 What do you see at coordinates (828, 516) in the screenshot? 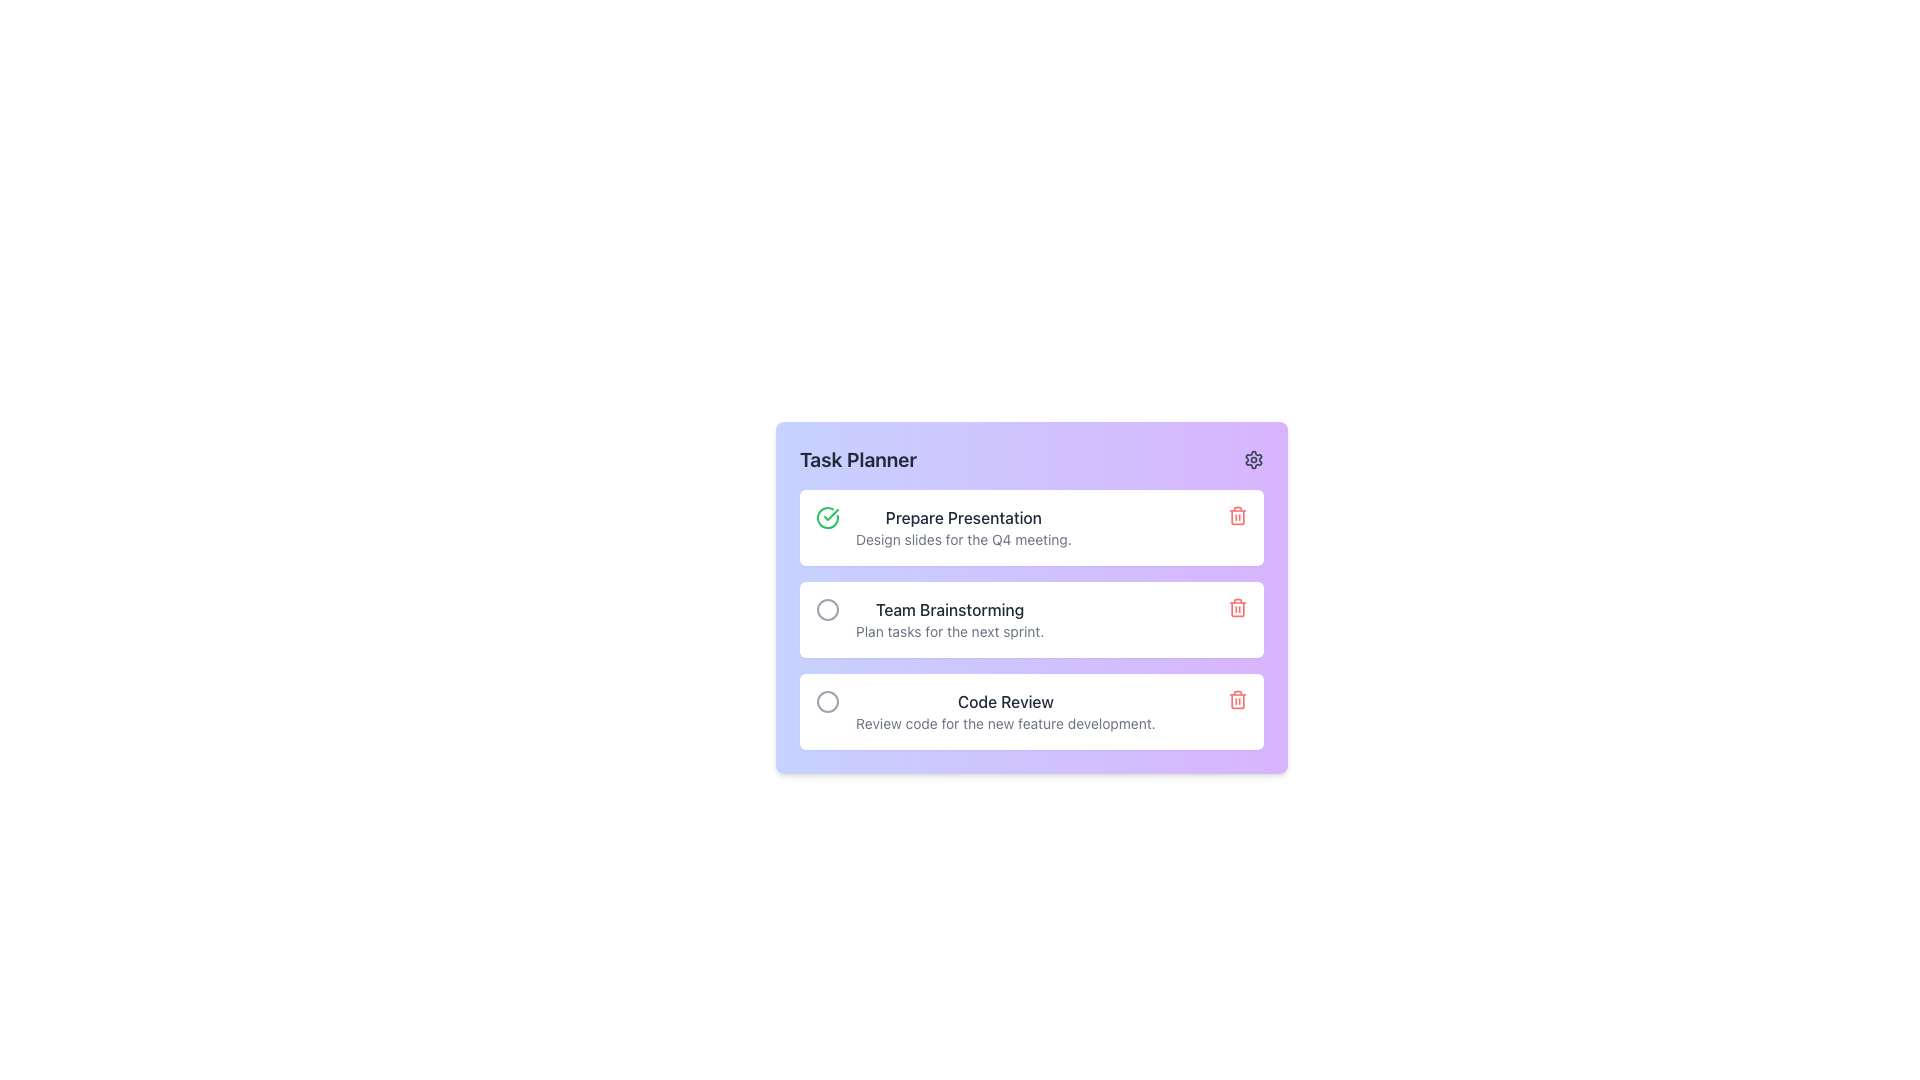
I see `the circular icon with a checkmark inside, located to the left of the text 'Prepare Presentation' in the 'Task Planner' list` at bounding box center [828, 516].